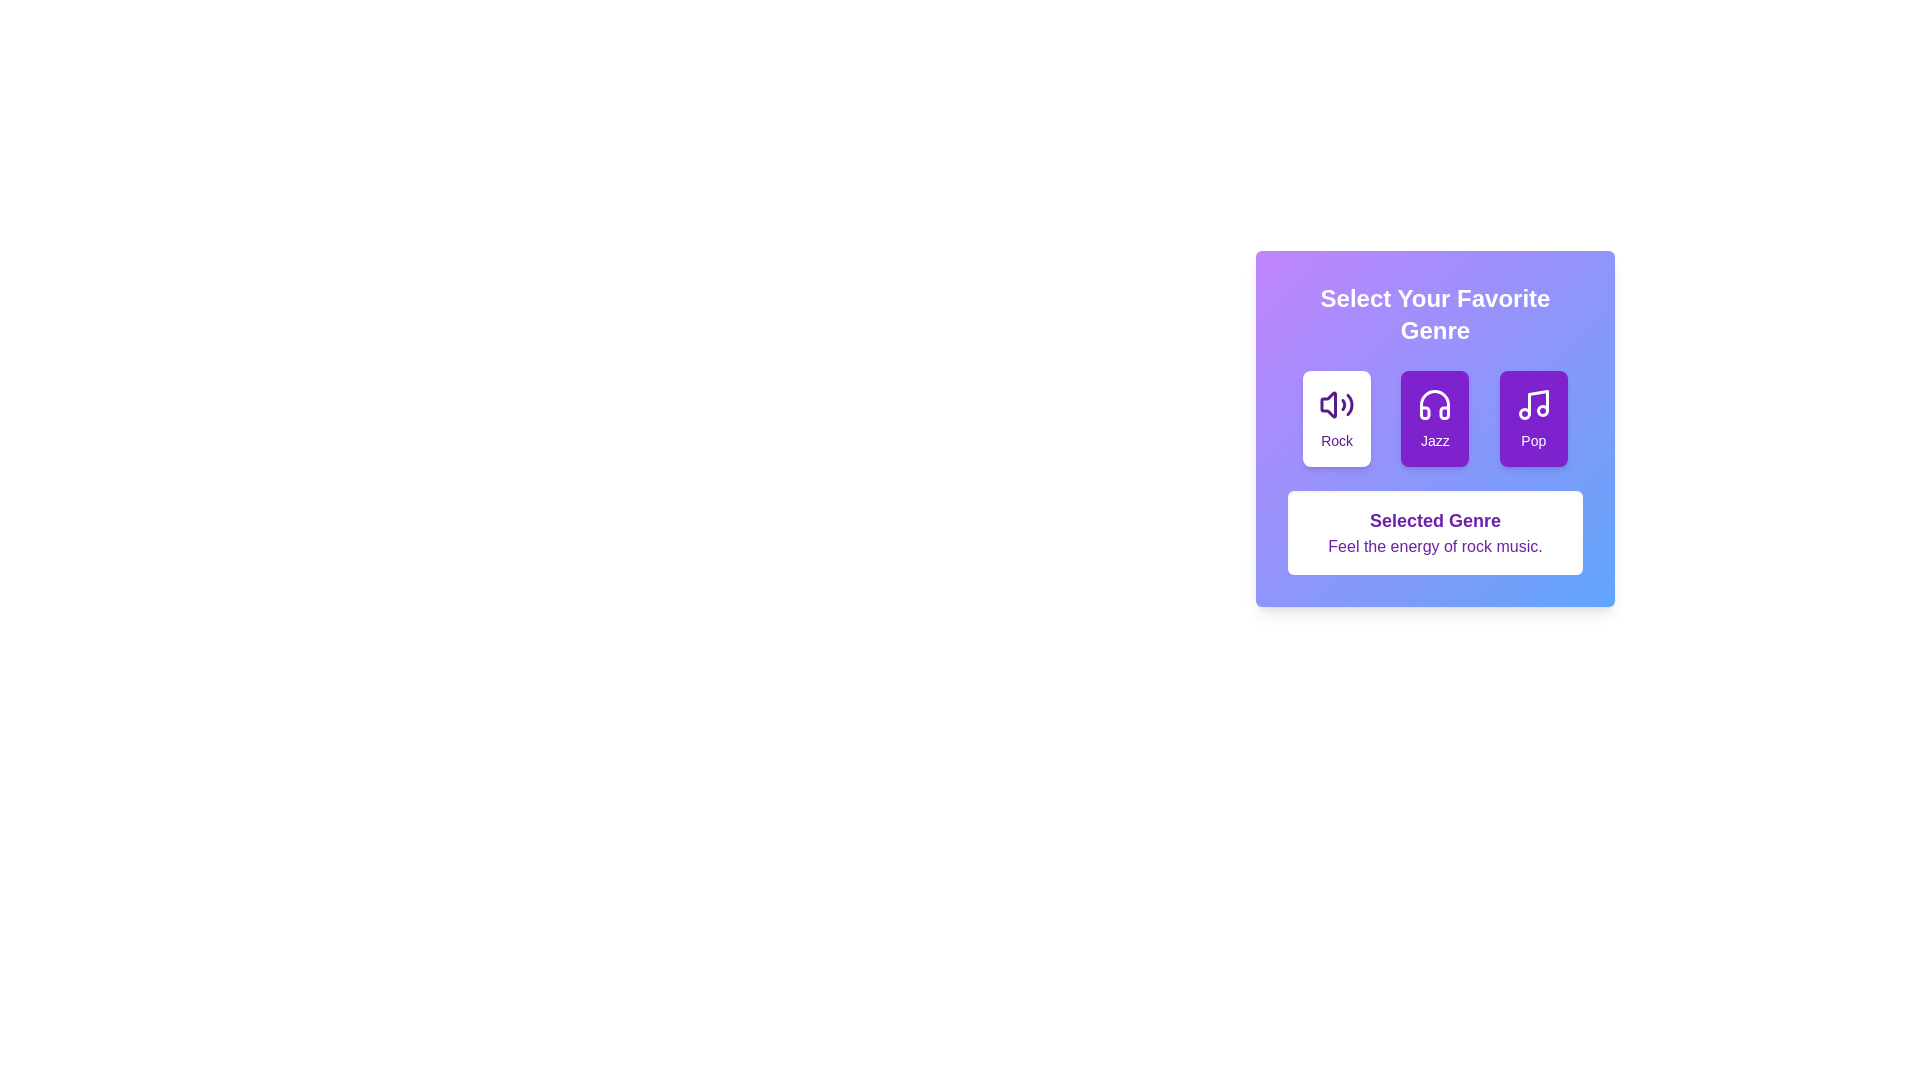  What do you see at coordinates (1337, 418) in the screenshot?
I see `the music genre by clicking on the button labeled Rock` at bounding box center [1337, 418].